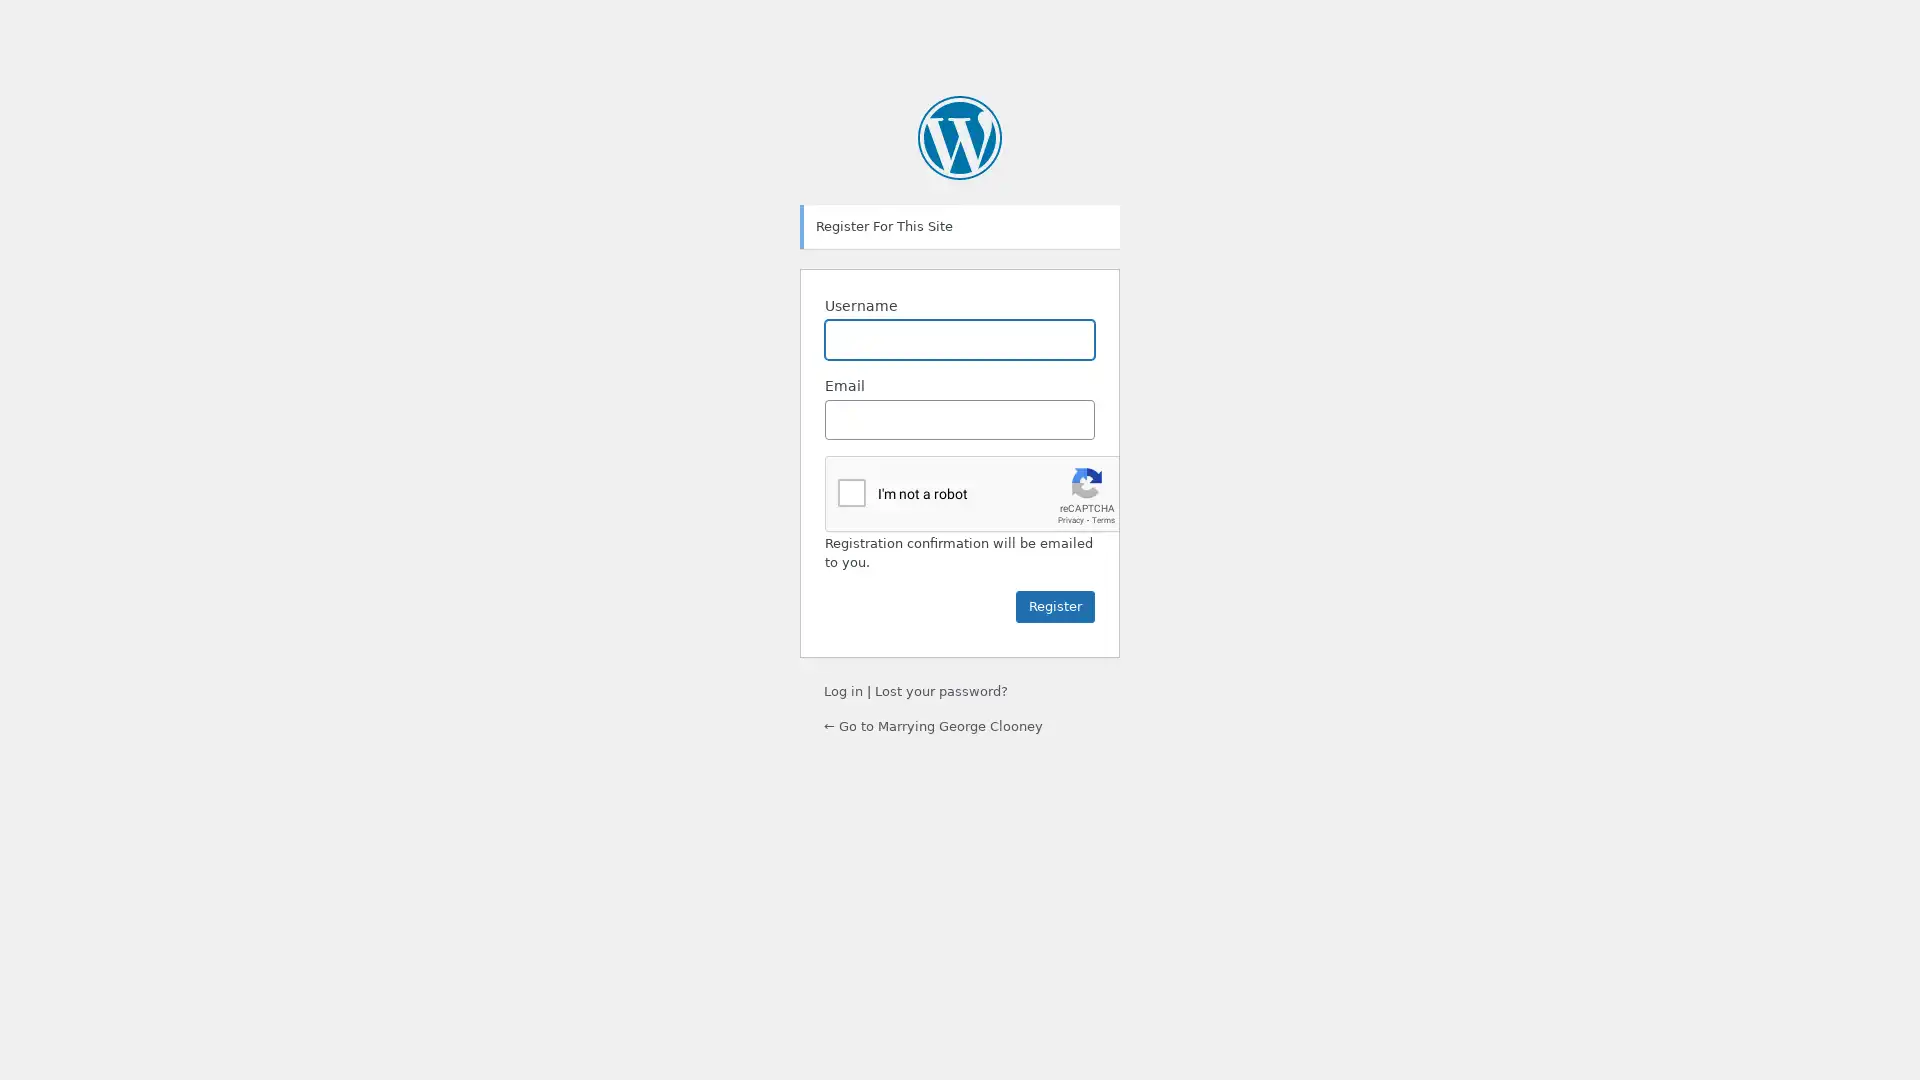 The height and width of the screenshot is (1080, 1920). I want to click on Register, so click(1054, 604).